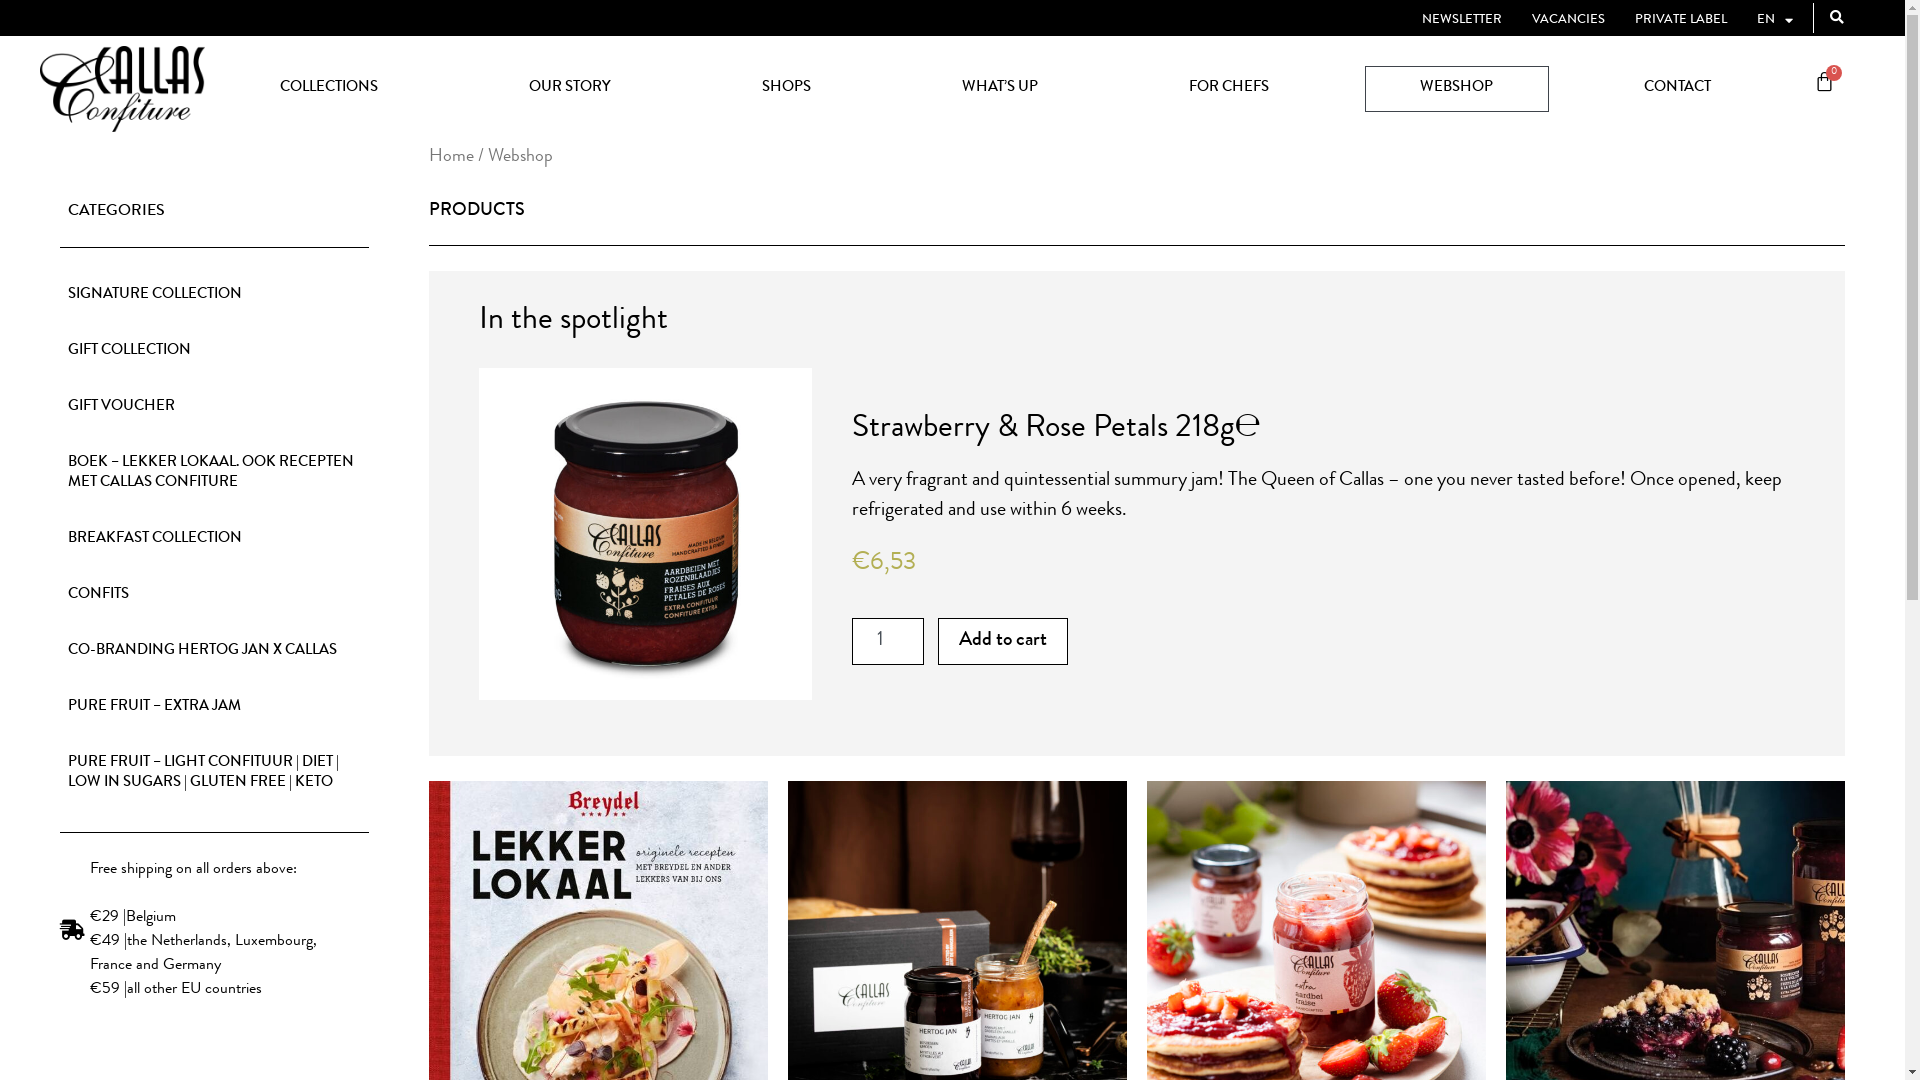 The height and width of the screenshot is (1080, 1920). Describe the element at coordinates (214, 350) in the screenshot. I see `'GIFT COLLECTION'` at that location.